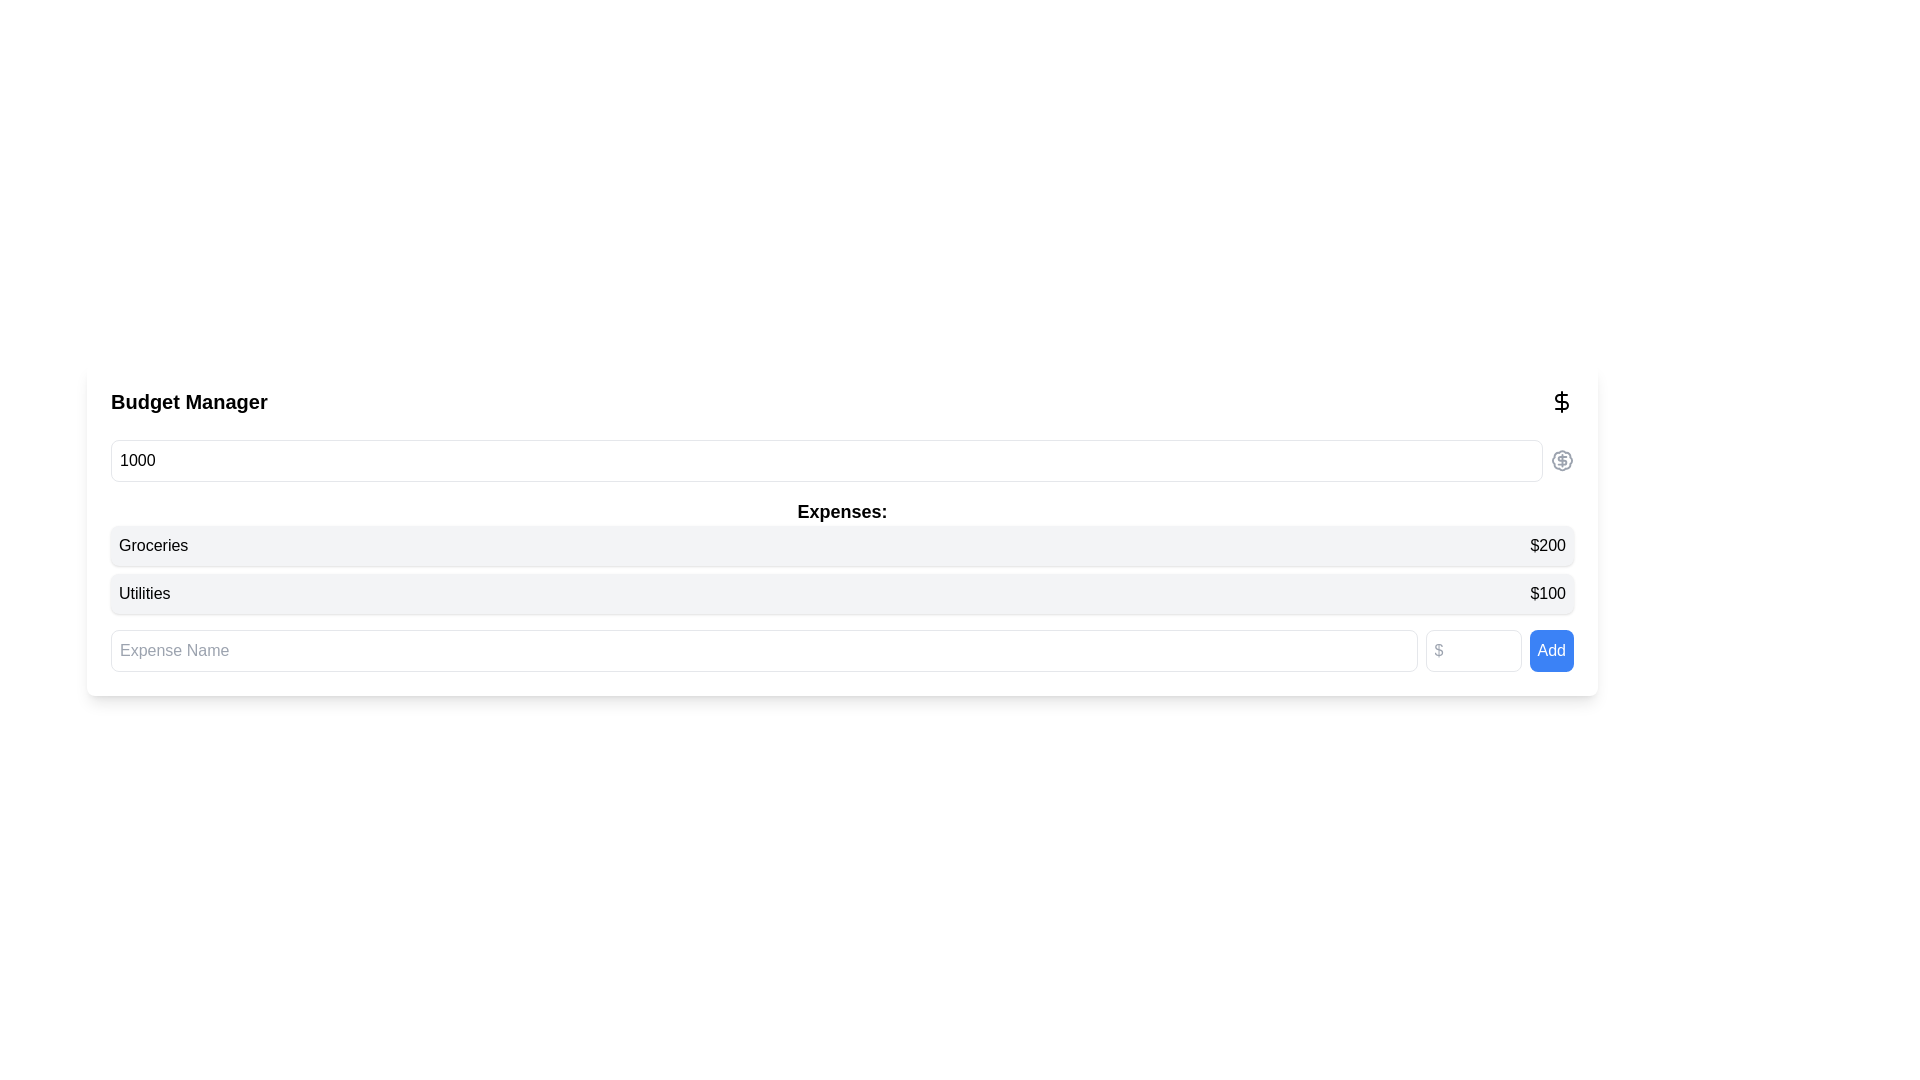  What do you see at coordinates (842, 651) in the screenshot?
I see `the 'Expense Name' input field located within the 'Budget Manager' panel` at bounding box center [842, 651].